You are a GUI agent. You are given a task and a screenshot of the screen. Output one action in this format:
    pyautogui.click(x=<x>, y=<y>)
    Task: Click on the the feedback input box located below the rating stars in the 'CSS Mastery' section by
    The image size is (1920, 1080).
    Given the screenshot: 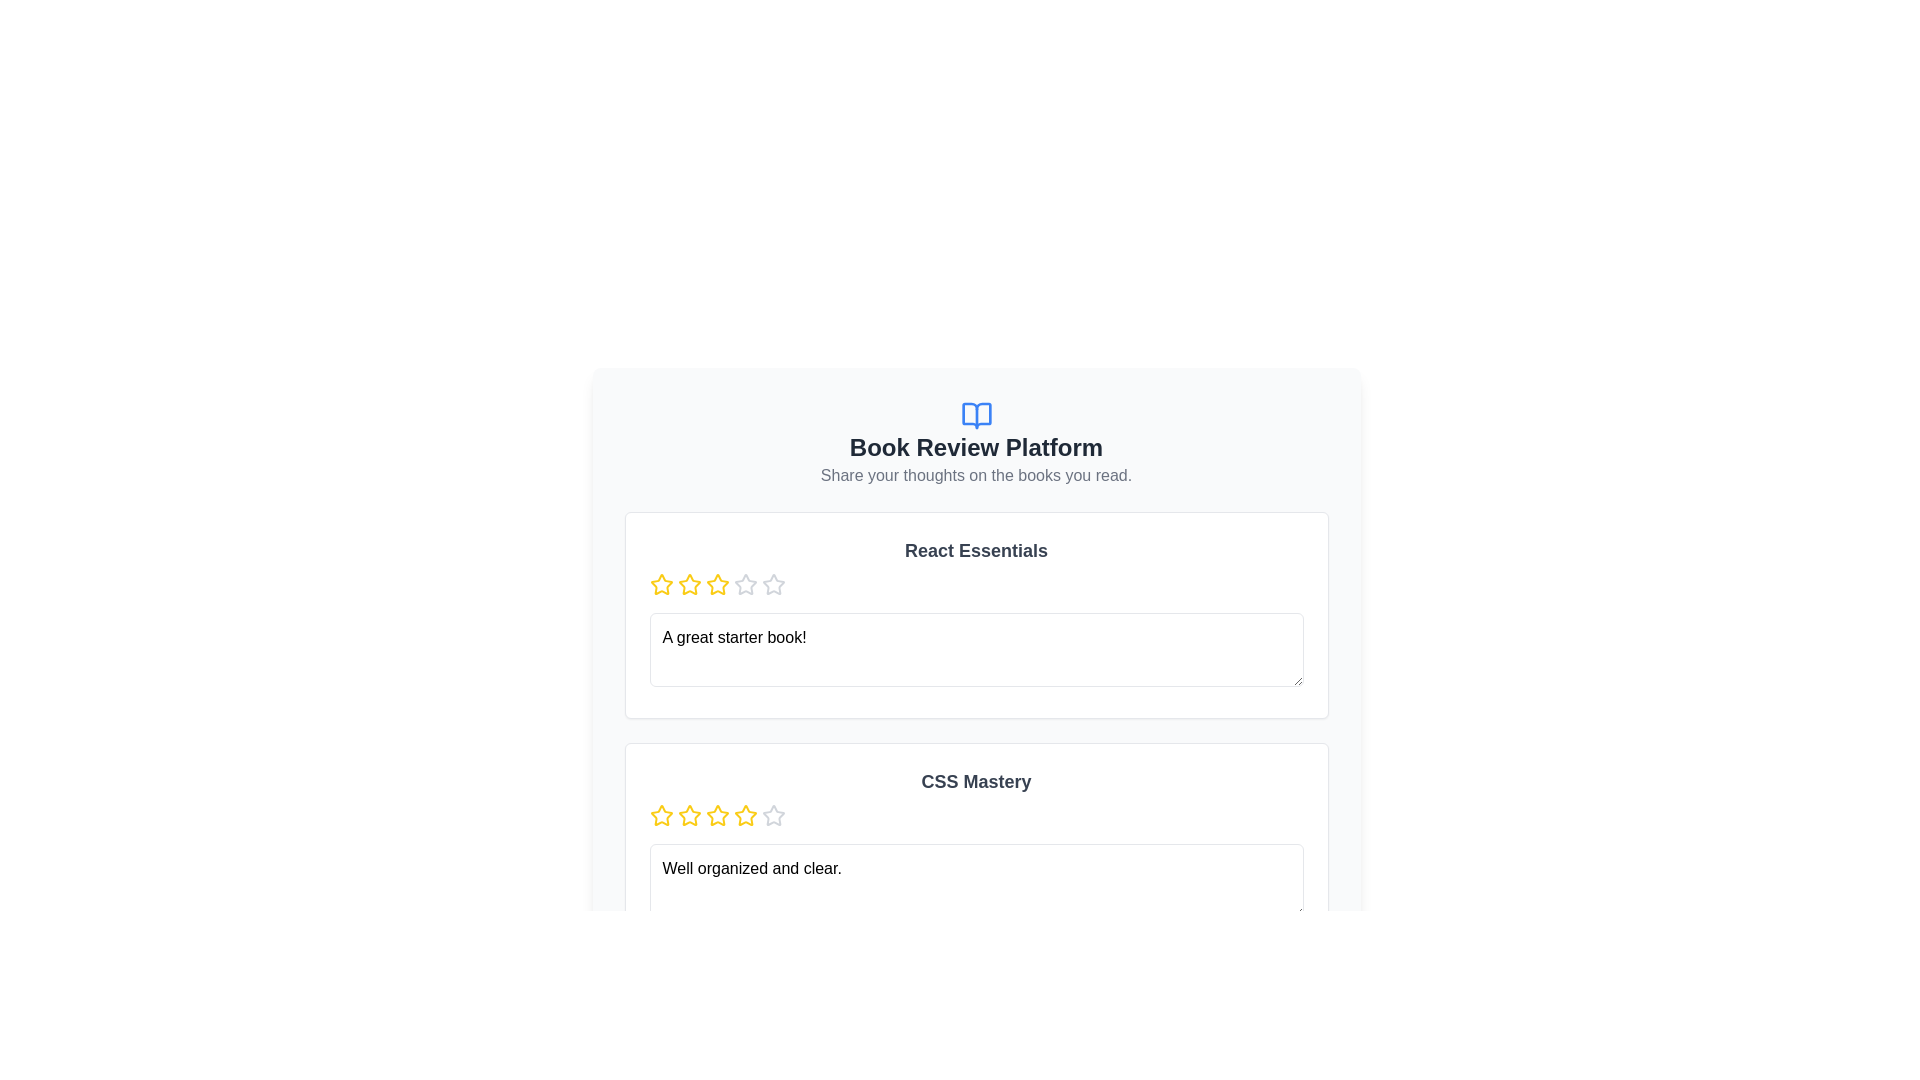 What is the action you would take?
    pyautogui.click(x=976, y=879)
    